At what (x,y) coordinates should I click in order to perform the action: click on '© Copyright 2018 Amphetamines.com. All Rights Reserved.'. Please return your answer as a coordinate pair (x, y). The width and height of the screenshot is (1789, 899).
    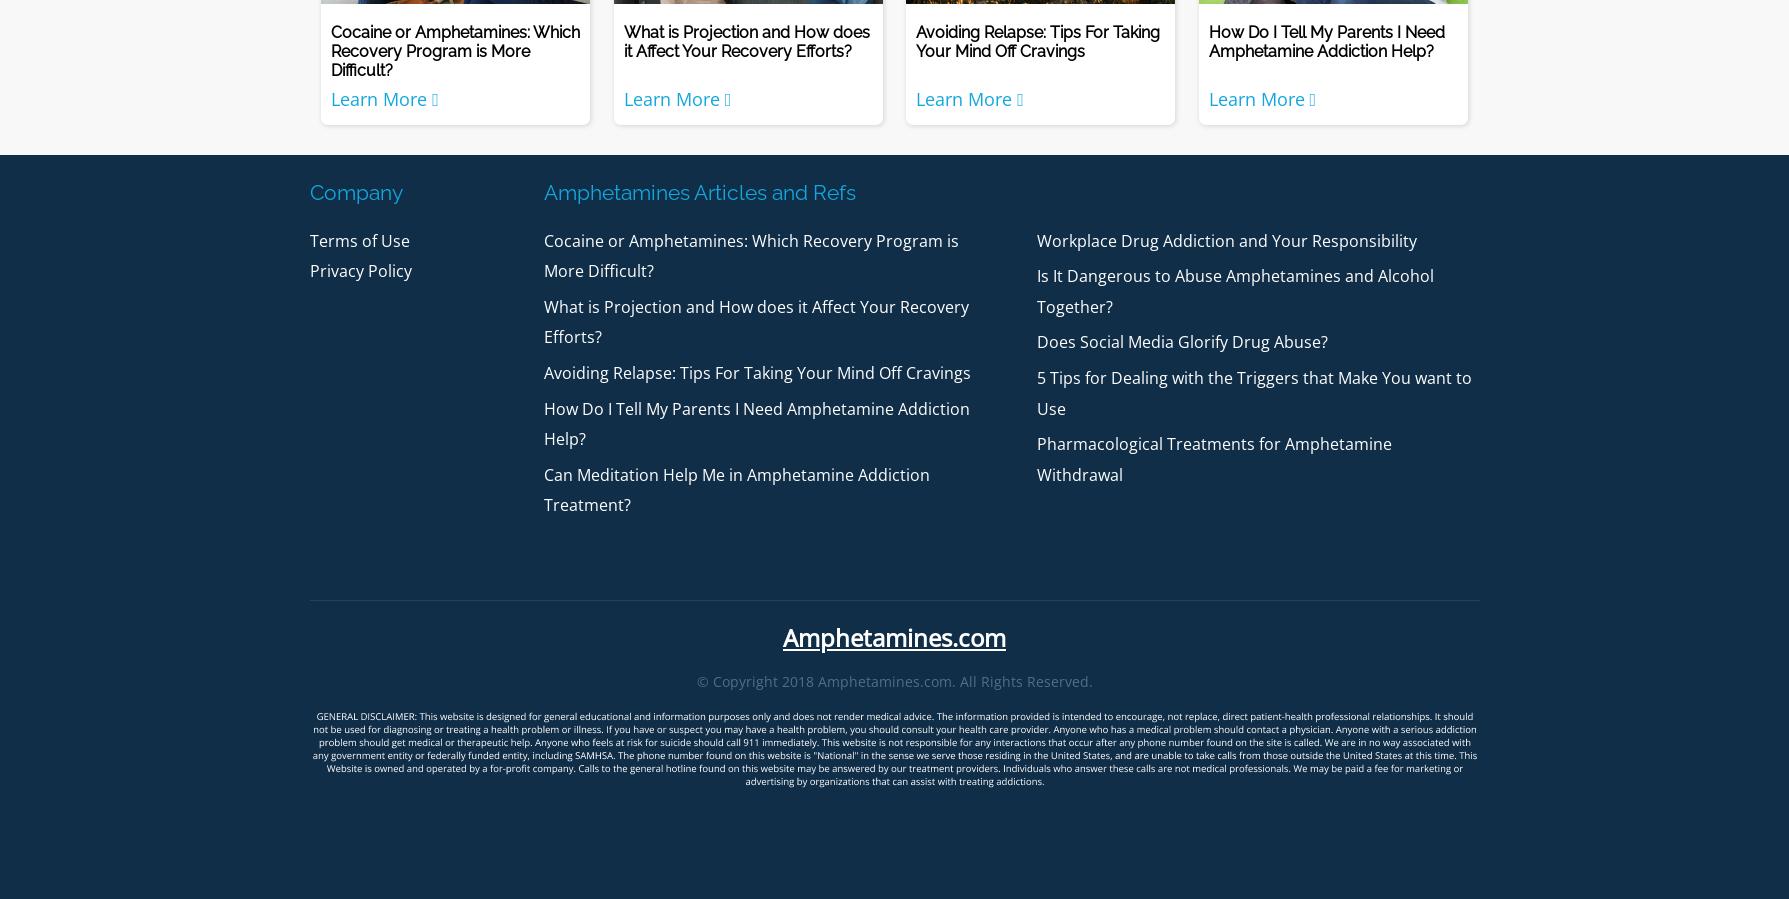
    Looking at the image, I should click on (893, 680).